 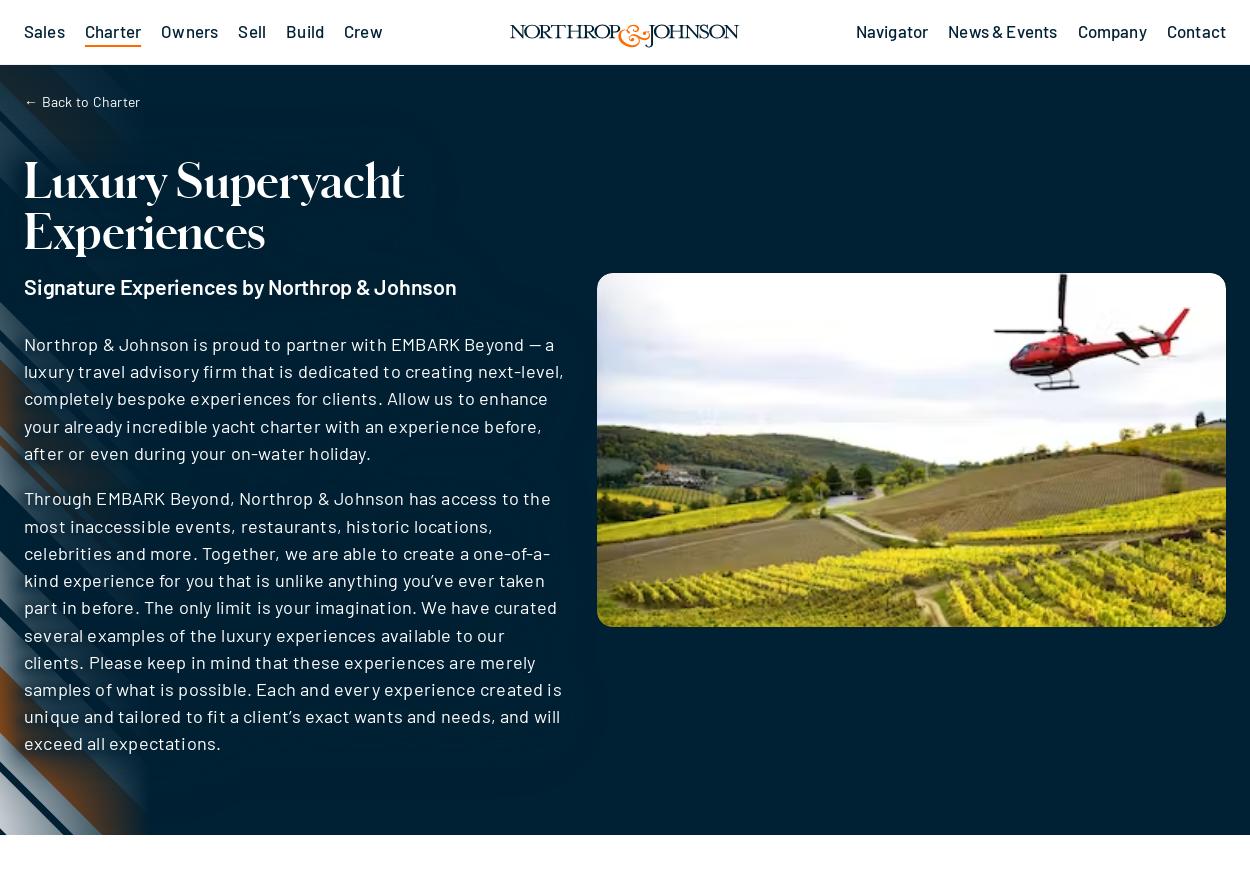 What do you see at coordinates (1002, 30) in the screenshot?
I see `'News & Events'` at bounding box center [1002, 30].